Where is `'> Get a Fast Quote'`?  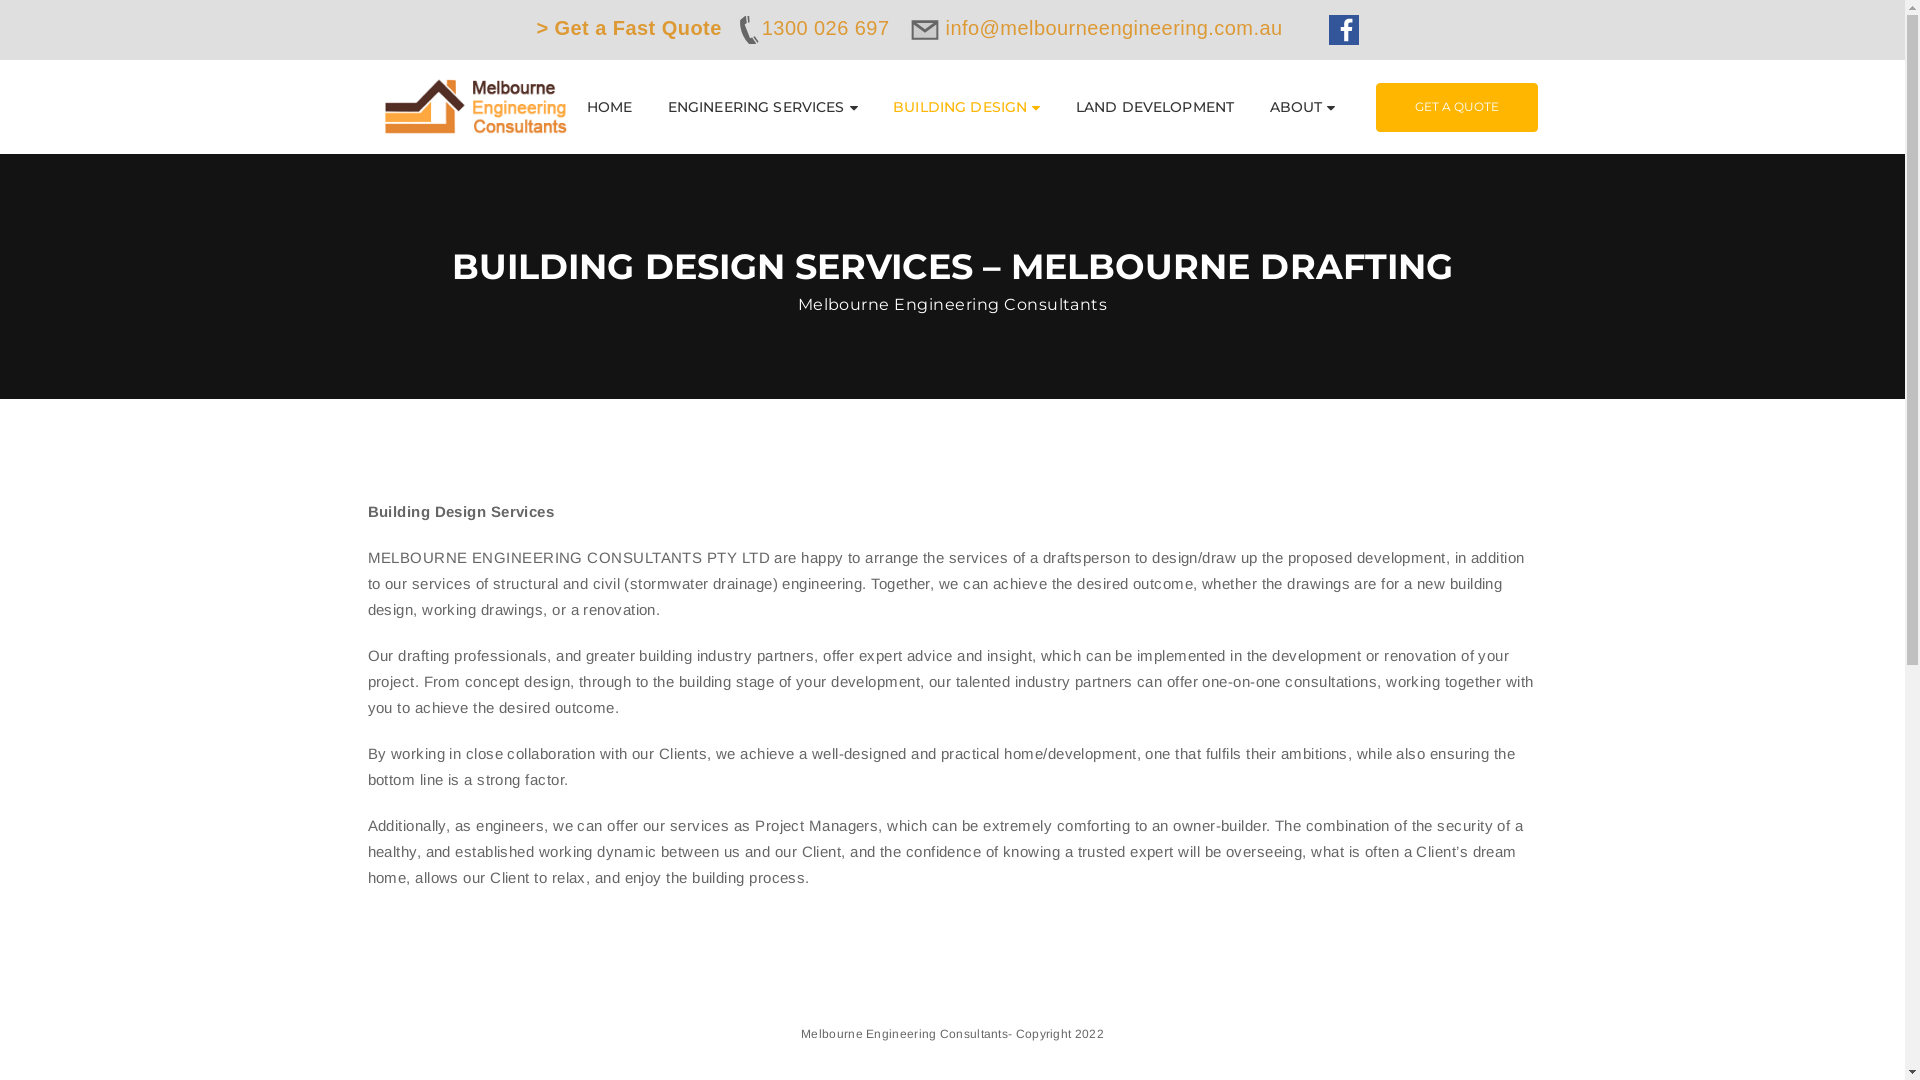 '> Get a Fast Quote' is located at coordinates (627, 27).